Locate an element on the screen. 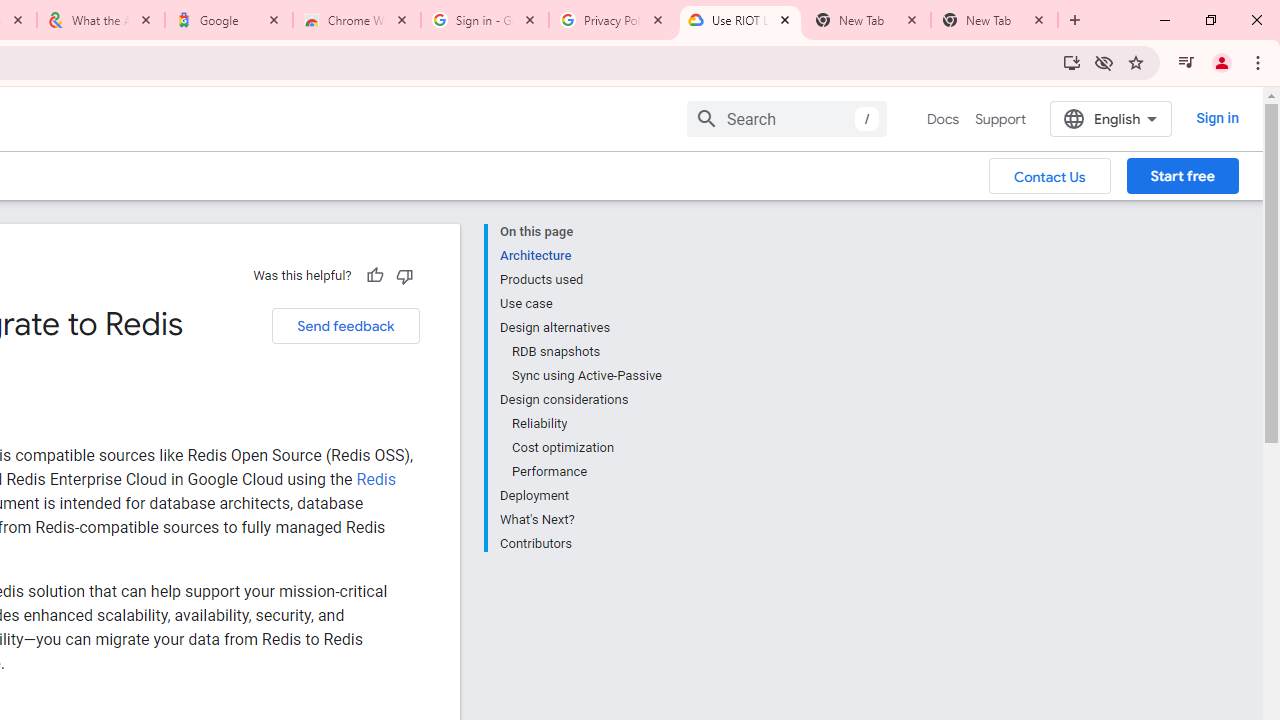 Image resolution: width=1280 pixels, height=720 pixels. 'Send feedback' is located at coordinates (345, 325).